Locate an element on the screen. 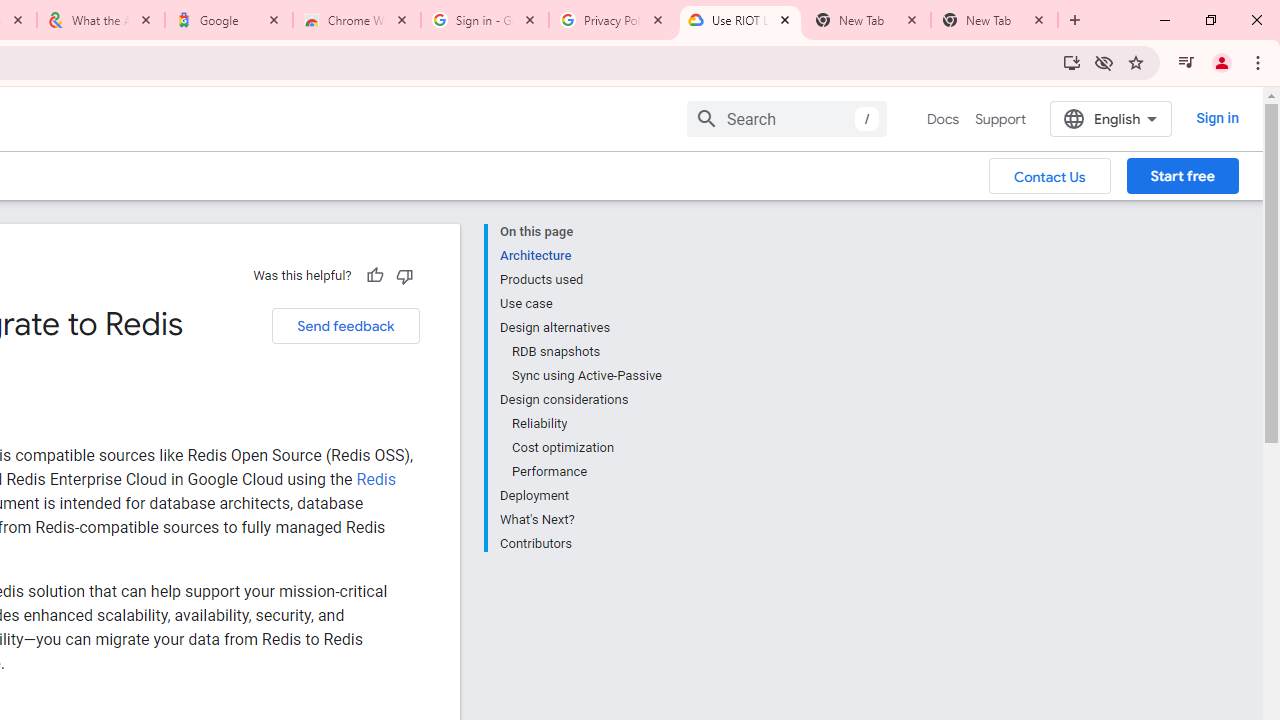 Image resolution: width=1280 pixels, height=720 pixels. 'Send feedback' is located at coordinates (345, 325).